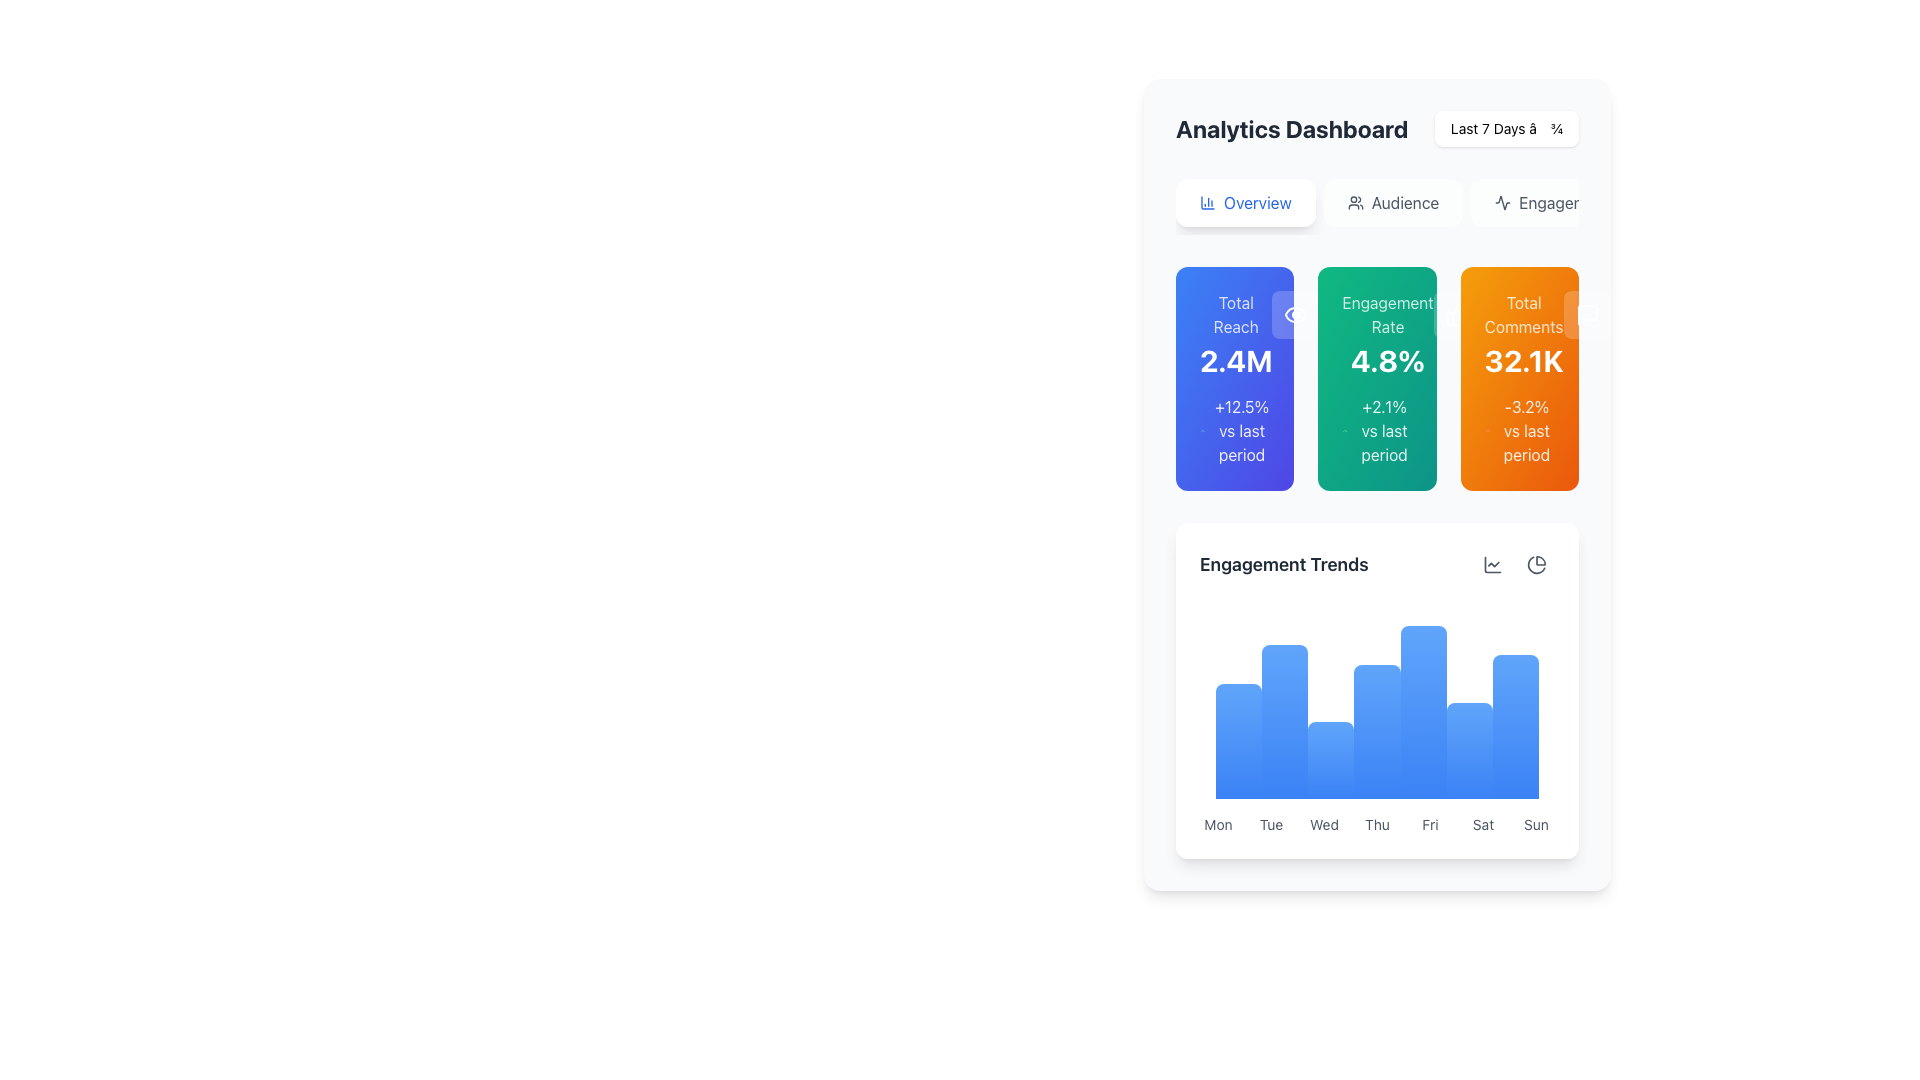  What do you see at coordinates (1234, 378) in the screenshot?
I see `the 'Total Reach' widget on the dashboard, which features a gradient background from blue to indigo with the value '2.4M' prominently displayed` at bounding box center [1234, 378].